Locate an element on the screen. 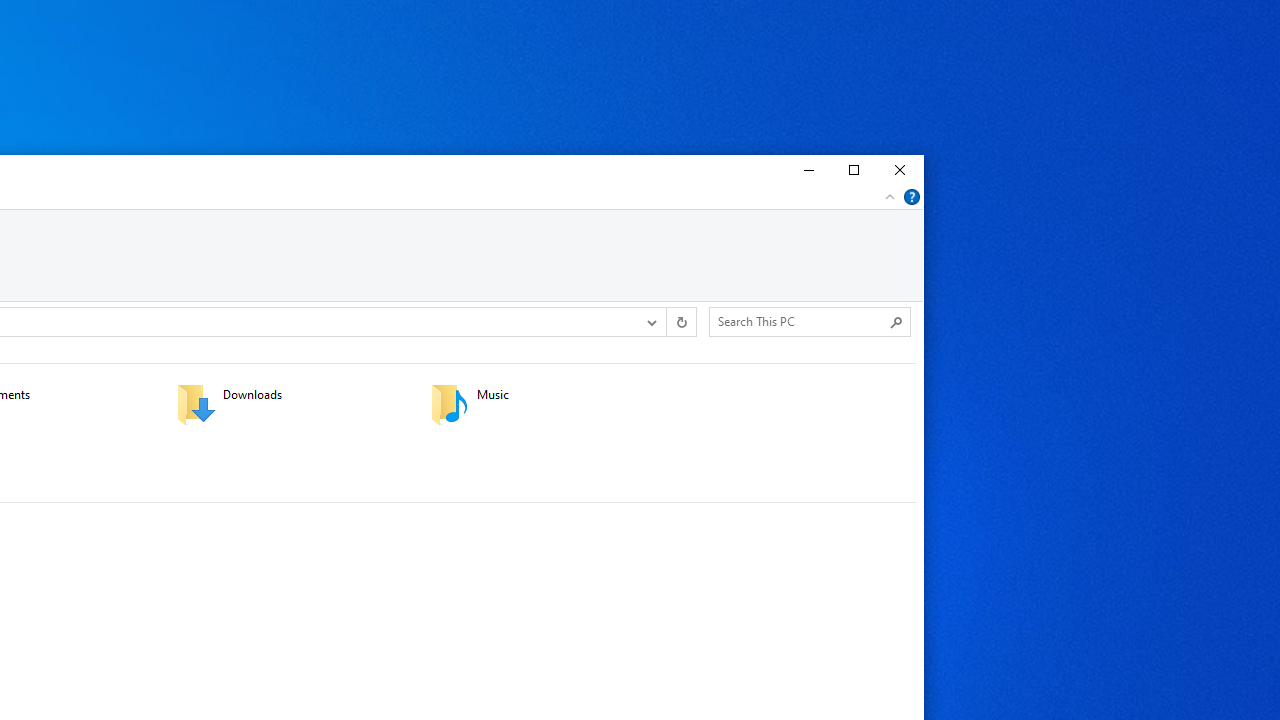  'Help' is located at coordinates (911, 196).